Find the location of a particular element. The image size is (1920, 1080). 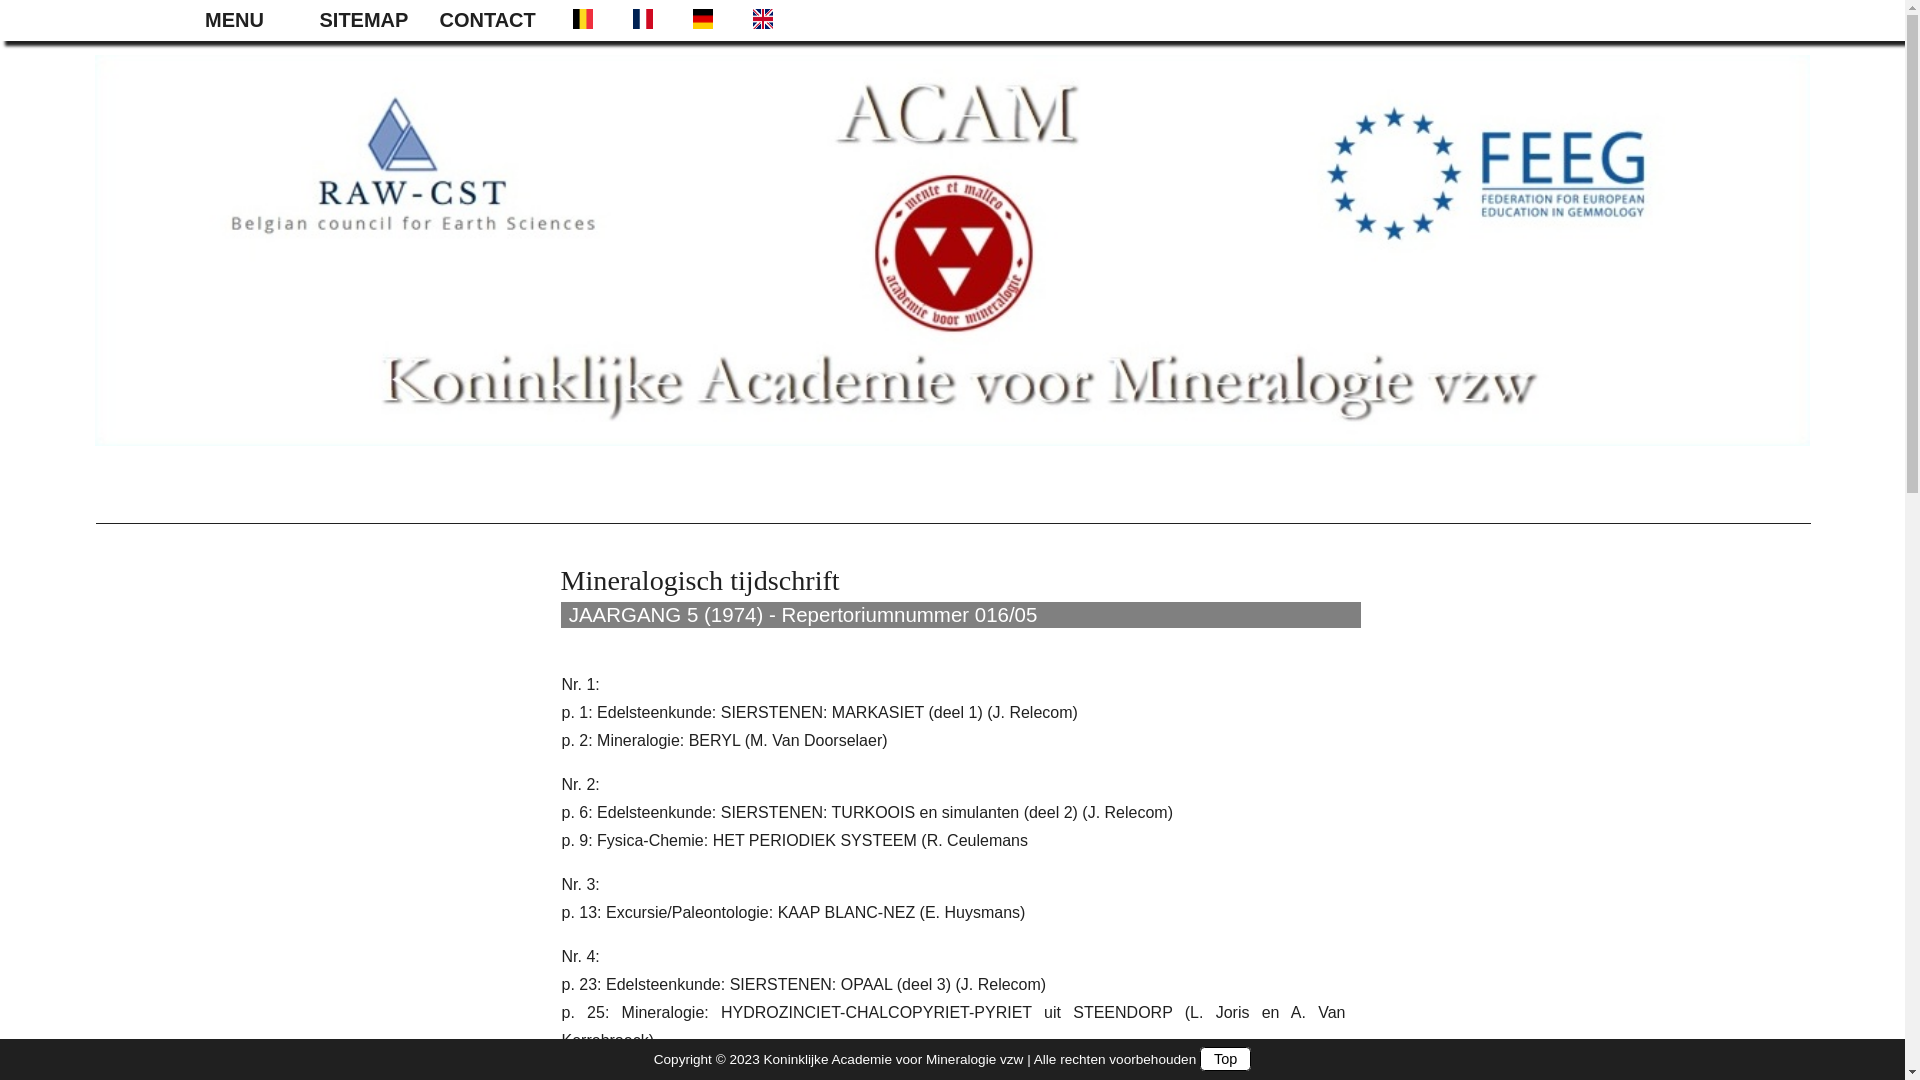

'Condensed information in English' is located at coordinates (760, 19).